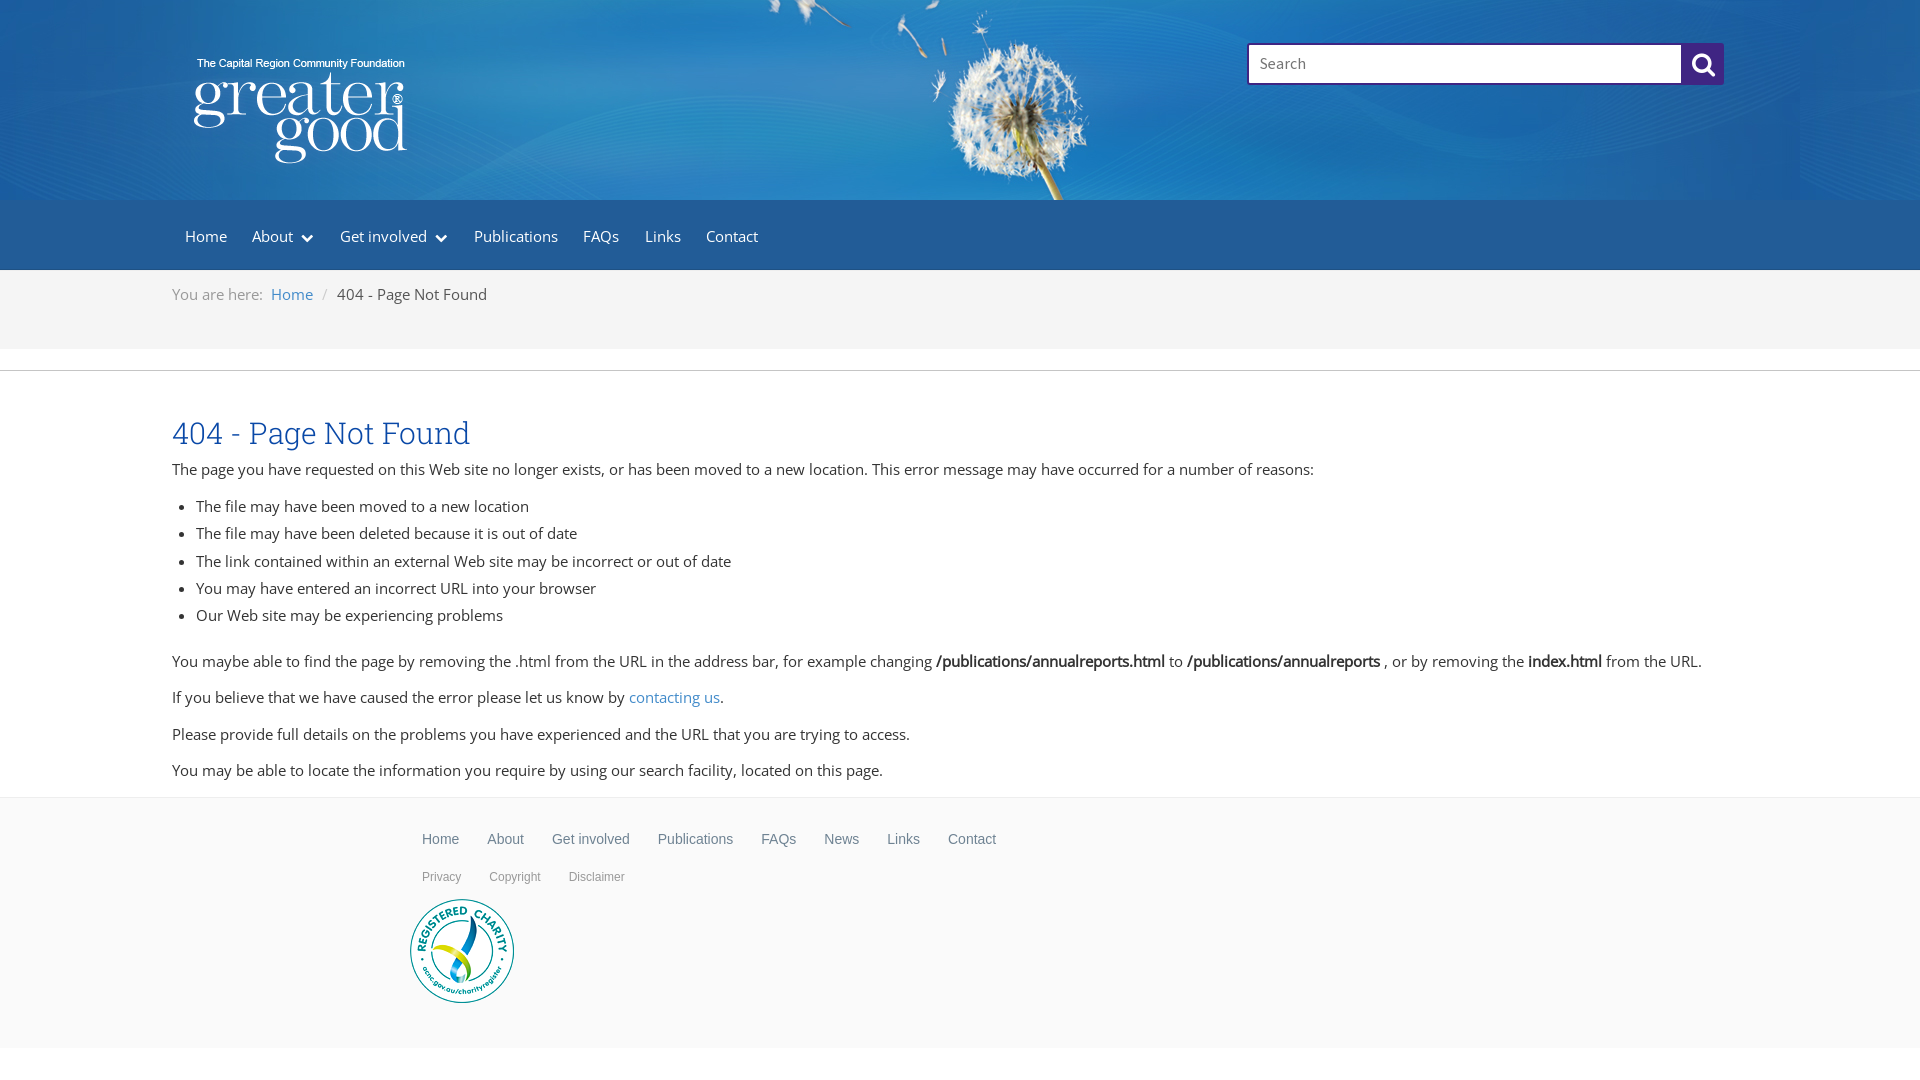  What do you see at coordinates (439, 839) in the screenshot?
I see `'Home'` at bounding box center [439, 839].